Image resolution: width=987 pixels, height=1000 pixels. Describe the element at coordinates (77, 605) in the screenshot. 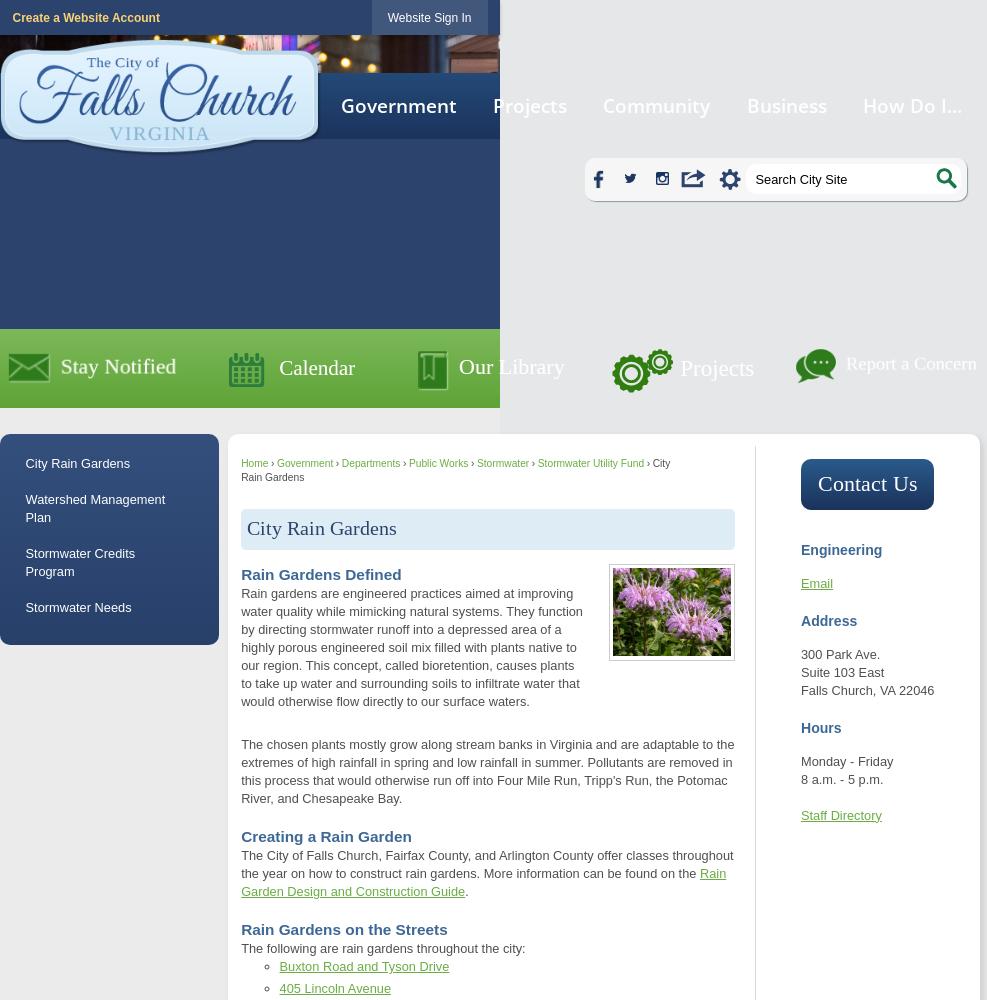

I see `'Stormwater Needs'` at that location.